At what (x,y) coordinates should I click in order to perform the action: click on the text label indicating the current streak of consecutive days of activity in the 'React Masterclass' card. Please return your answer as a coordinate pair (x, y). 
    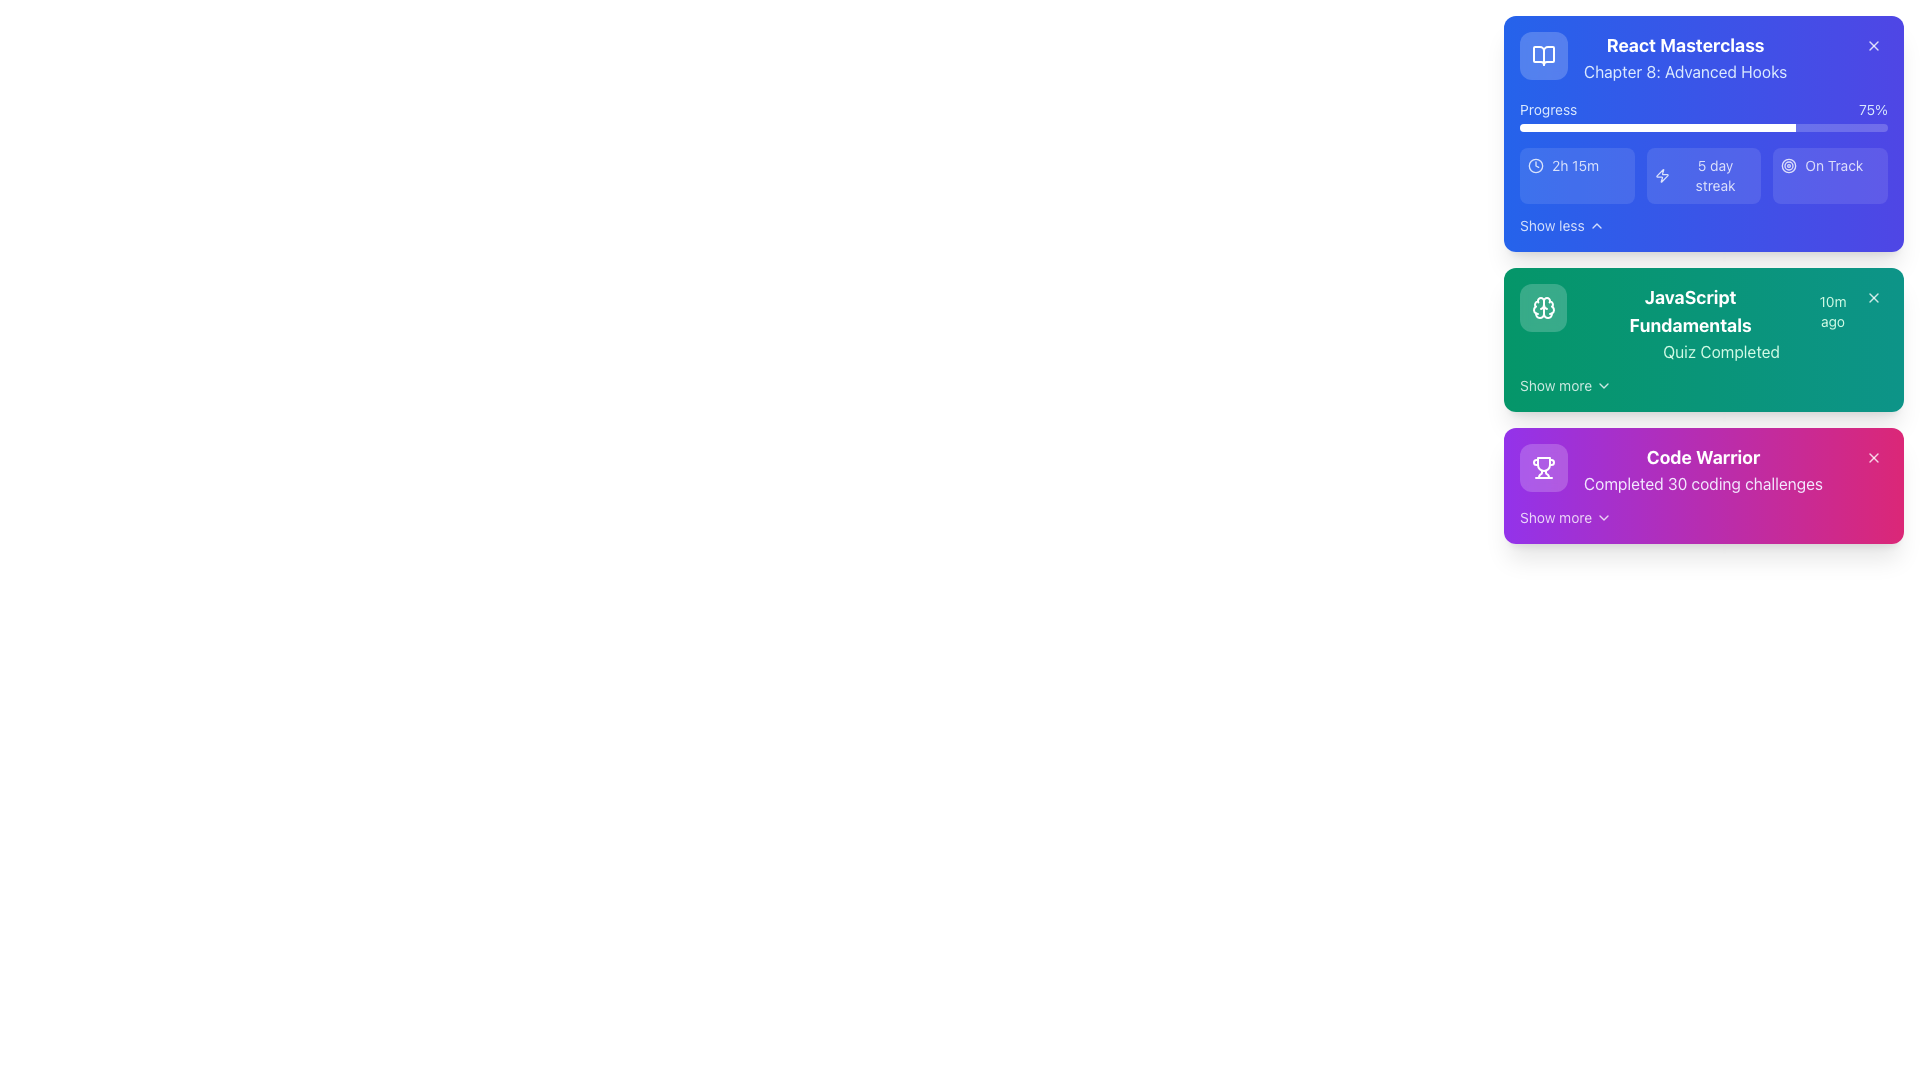
    Looking at the image, I should click on (1714, 175).